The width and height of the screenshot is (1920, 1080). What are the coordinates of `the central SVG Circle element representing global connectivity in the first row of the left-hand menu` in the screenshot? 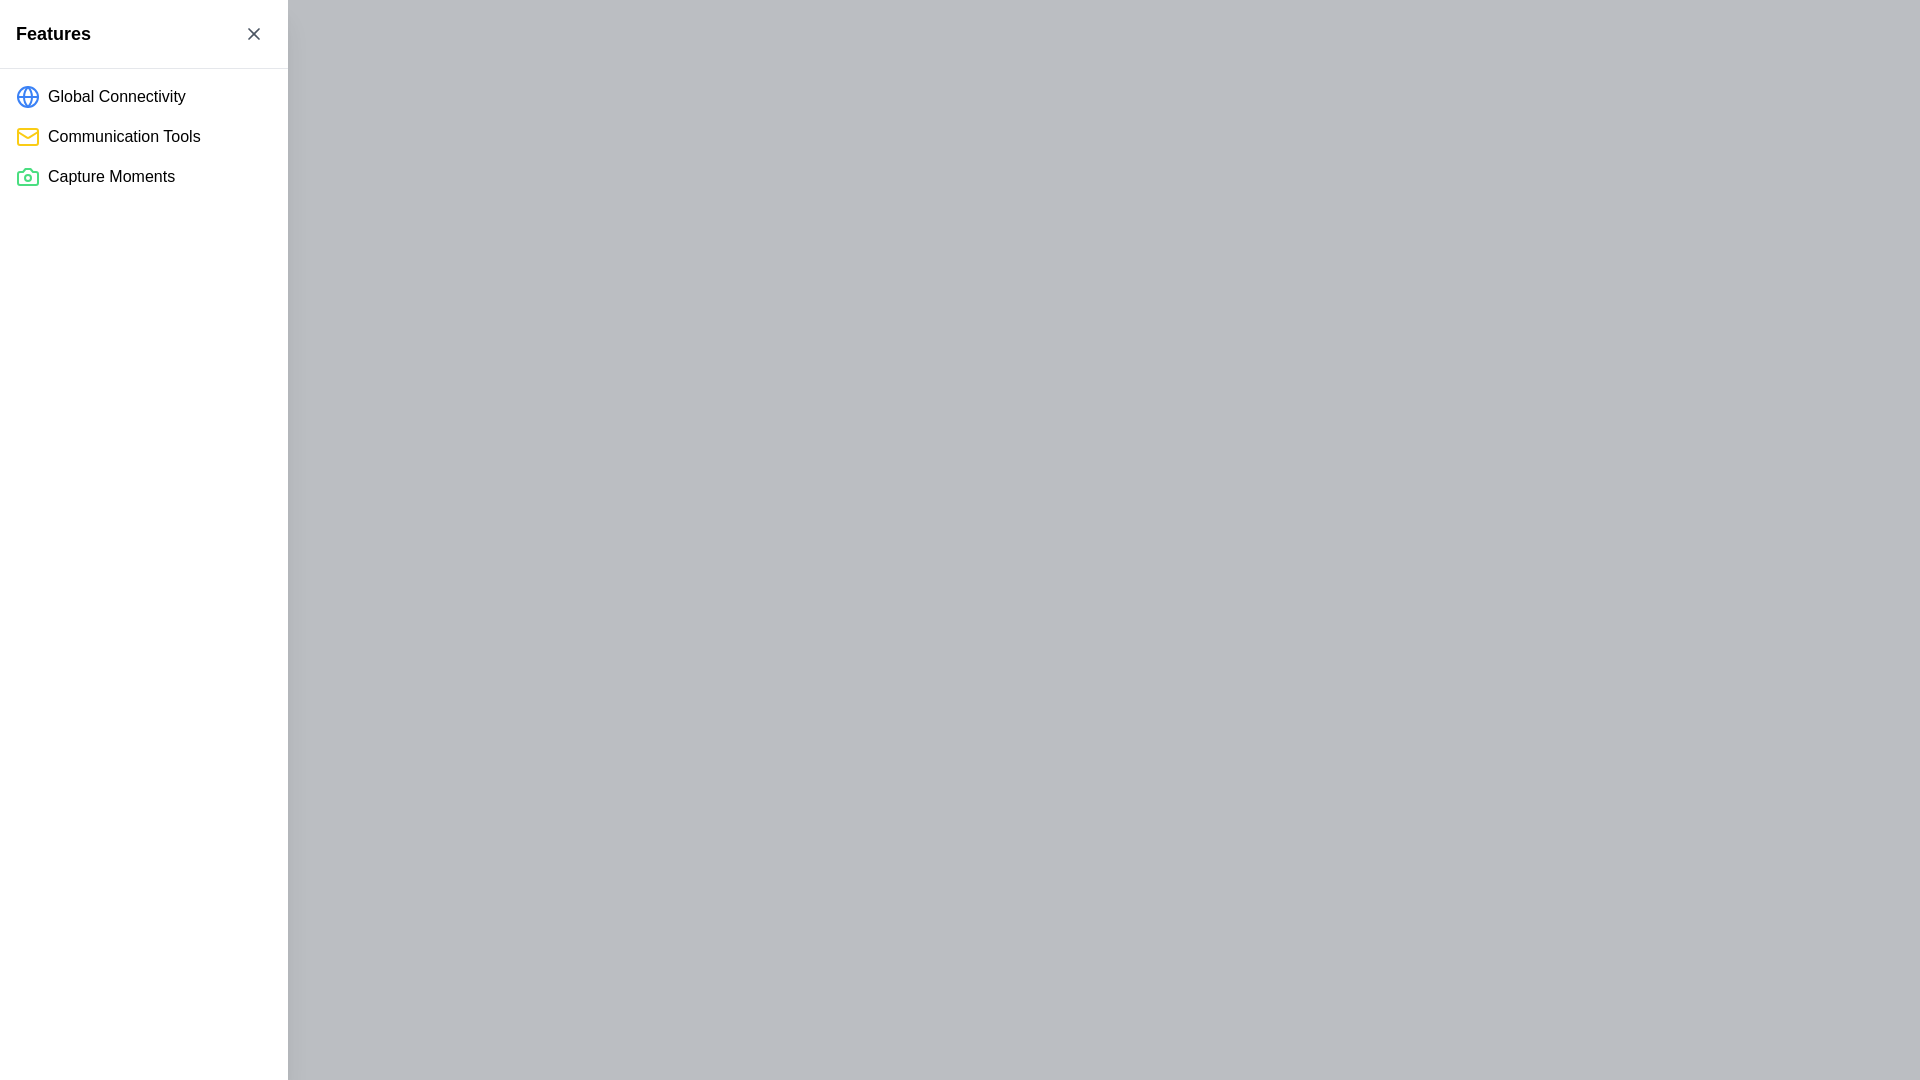 It's located at (28, 96).